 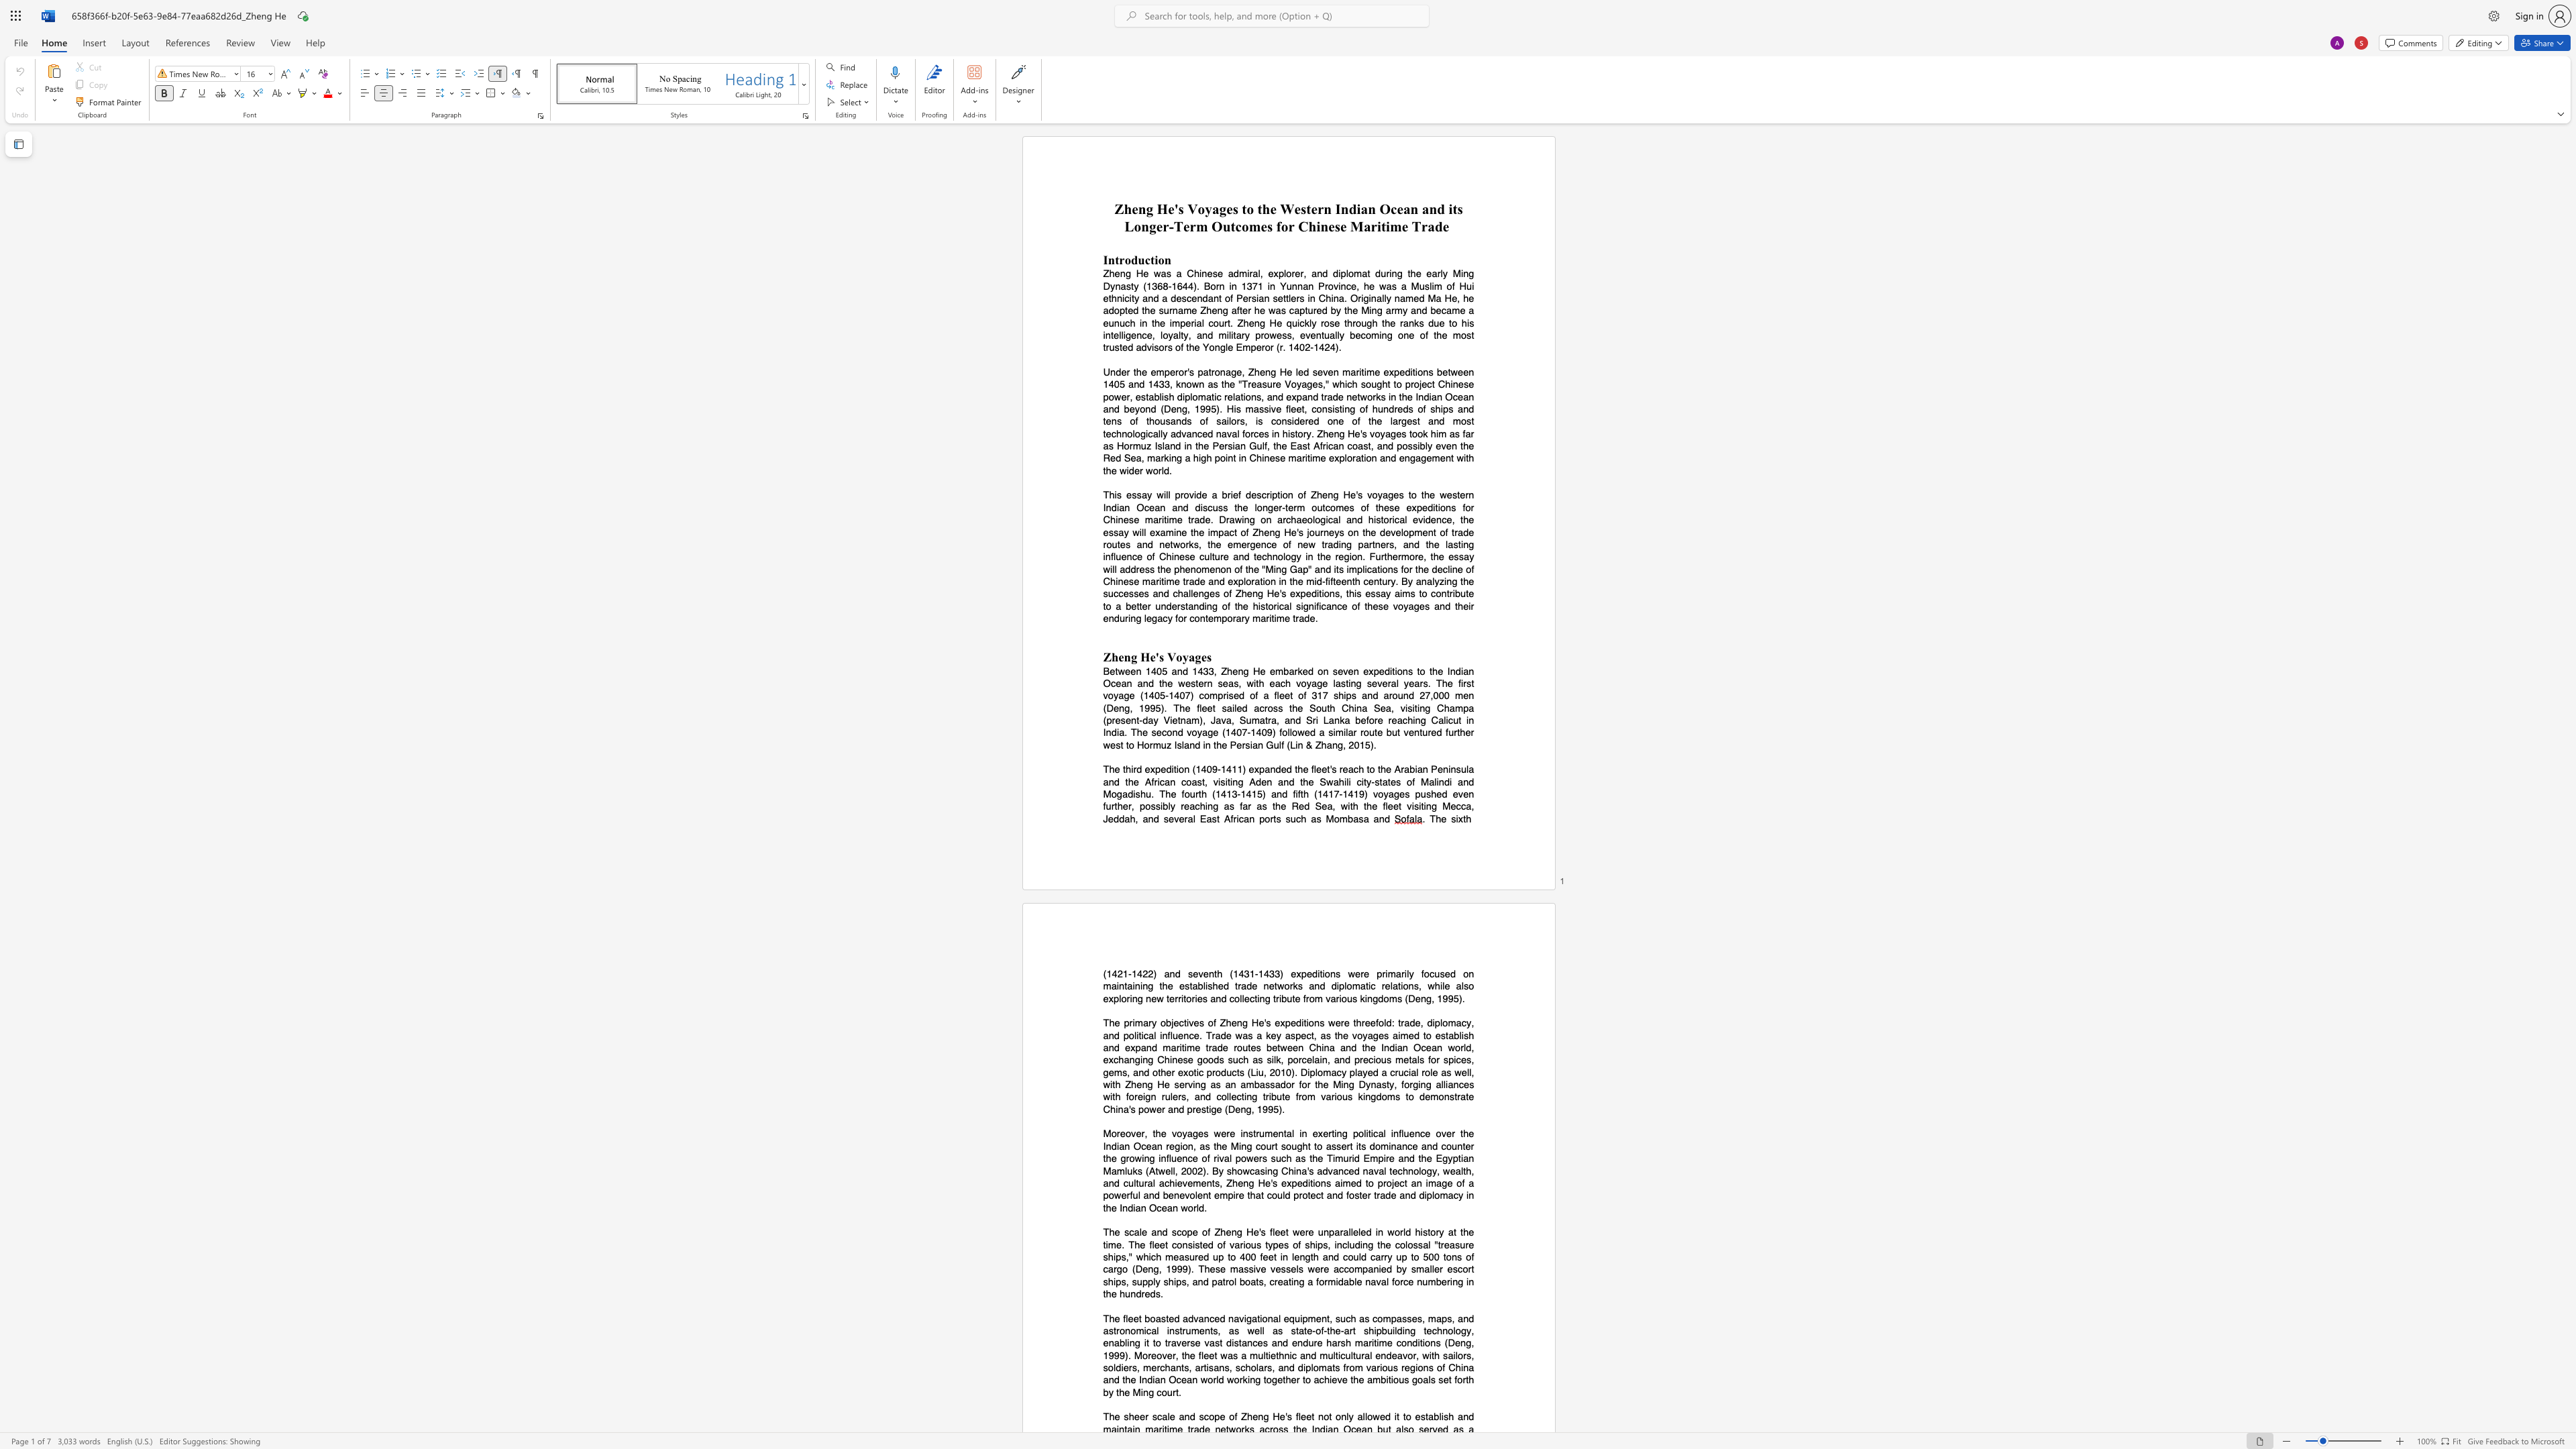 What do you see at coordinates (1159, 682) in the screenshot?
I see `the subset text "the western seas, wi" within the text "Between 1405 and 1433, Zheng He embarked on seven expeditions to the Indian Ocean and the western seas, with each voyage lasting several years. The first voyage (1405-1407)"` at bounding box center [1159, 682].